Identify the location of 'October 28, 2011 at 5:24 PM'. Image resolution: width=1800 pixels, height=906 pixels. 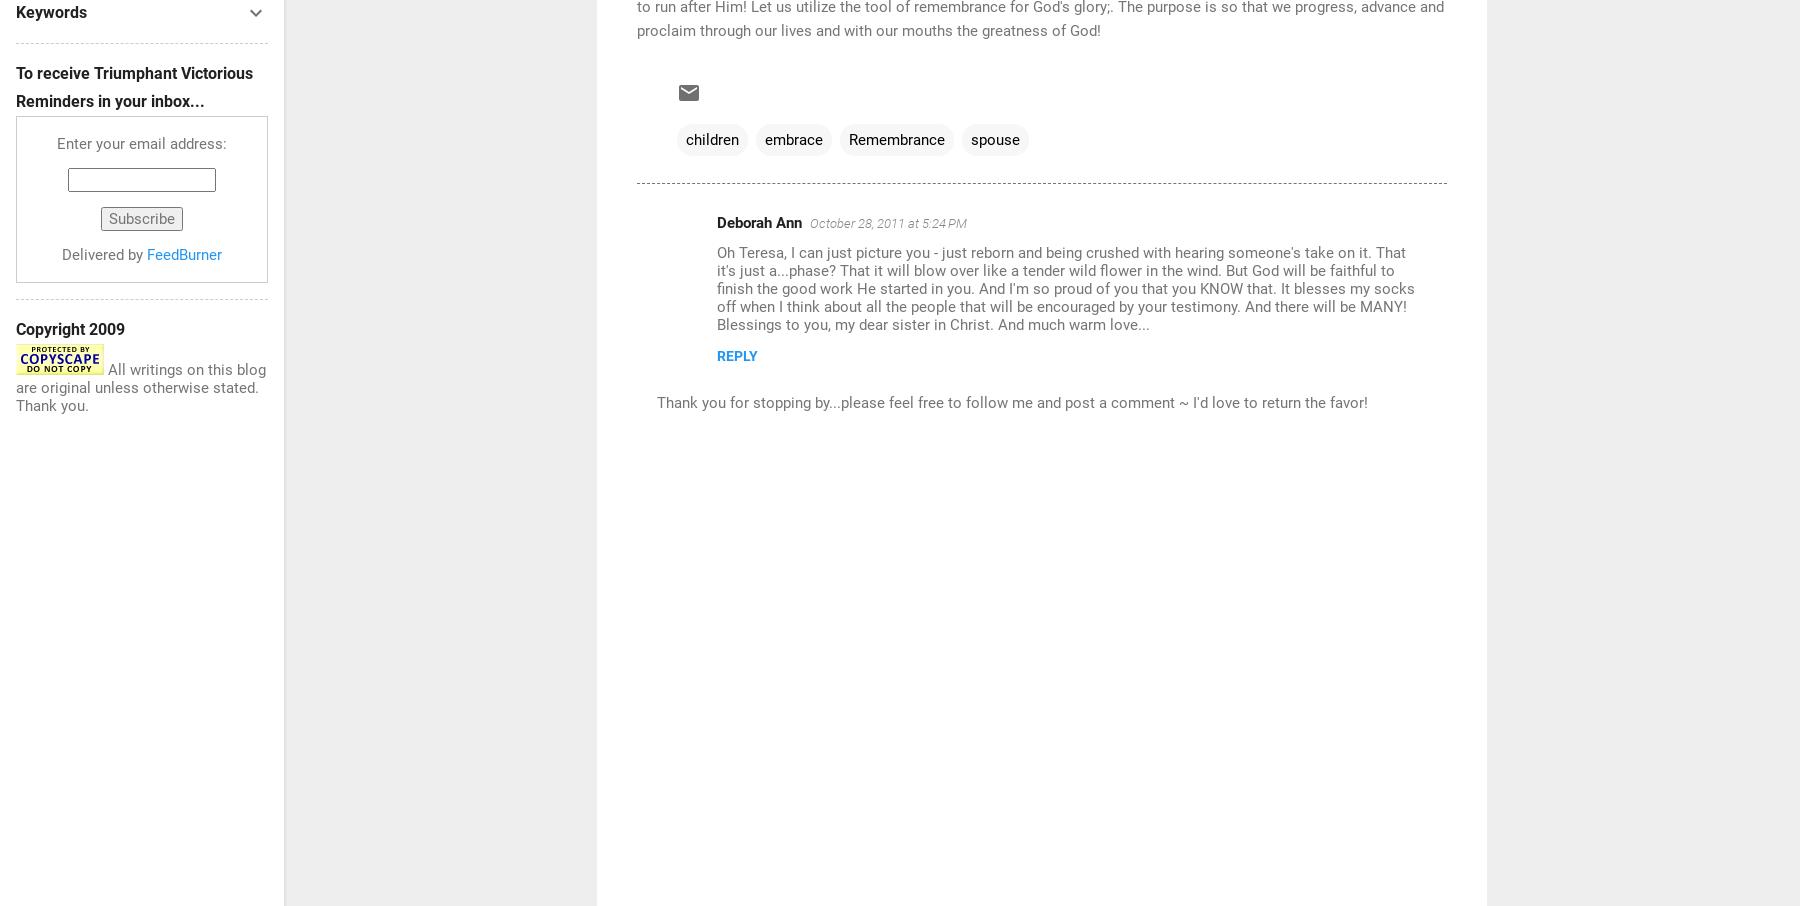
(888, 222).